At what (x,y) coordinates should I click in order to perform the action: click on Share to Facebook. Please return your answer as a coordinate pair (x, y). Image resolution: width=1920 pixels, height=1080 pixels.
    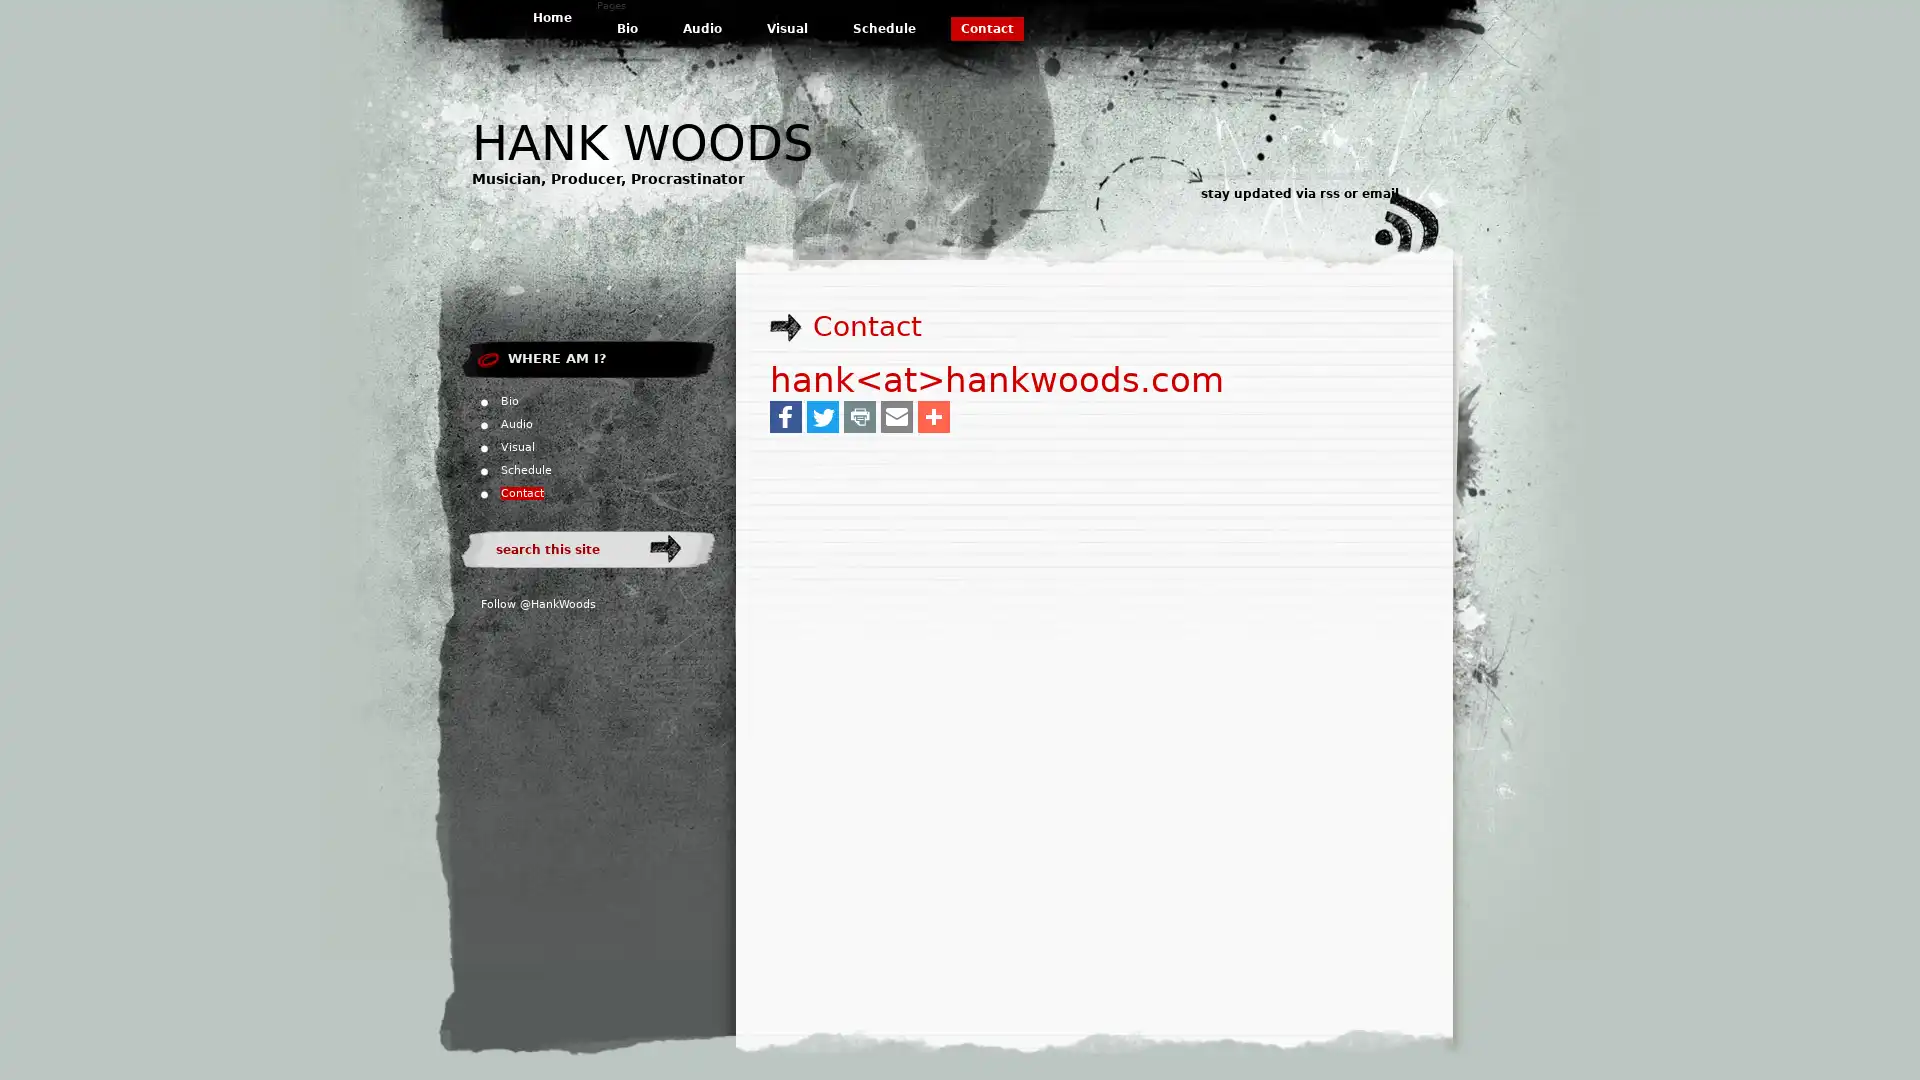
    Looking at the image, I should click on (785, 415).